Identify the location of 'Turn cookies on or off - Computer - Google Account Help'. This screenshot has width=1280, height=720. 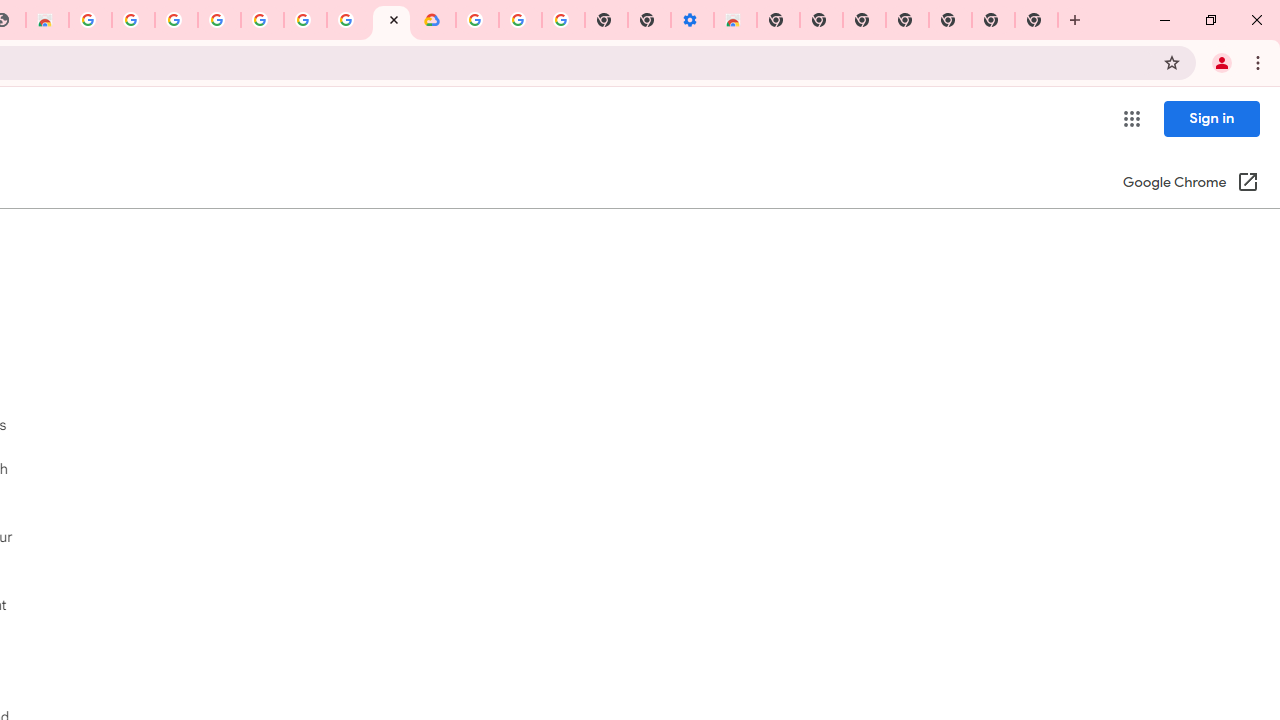
(562, 20).